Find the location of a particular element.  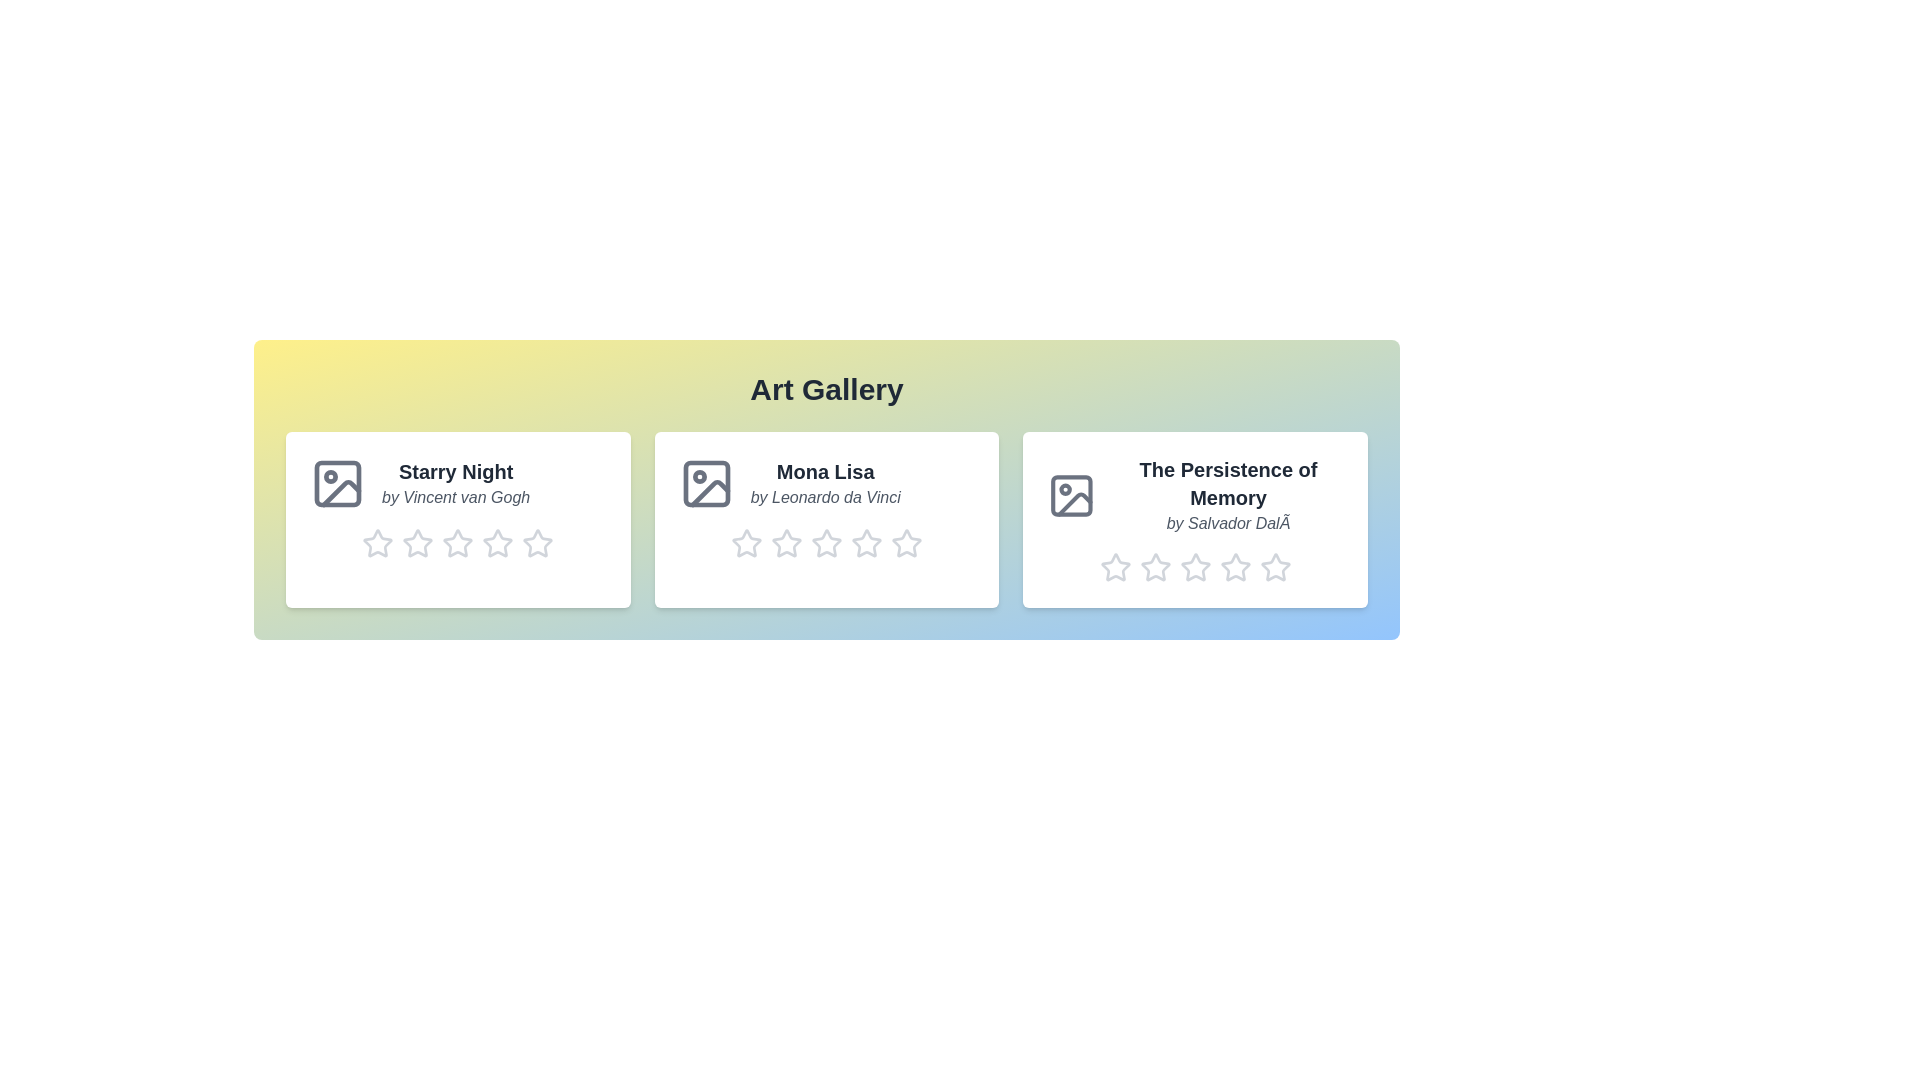

the rating of artwork 1 to 2 stars is located at coordinates (401, 543).